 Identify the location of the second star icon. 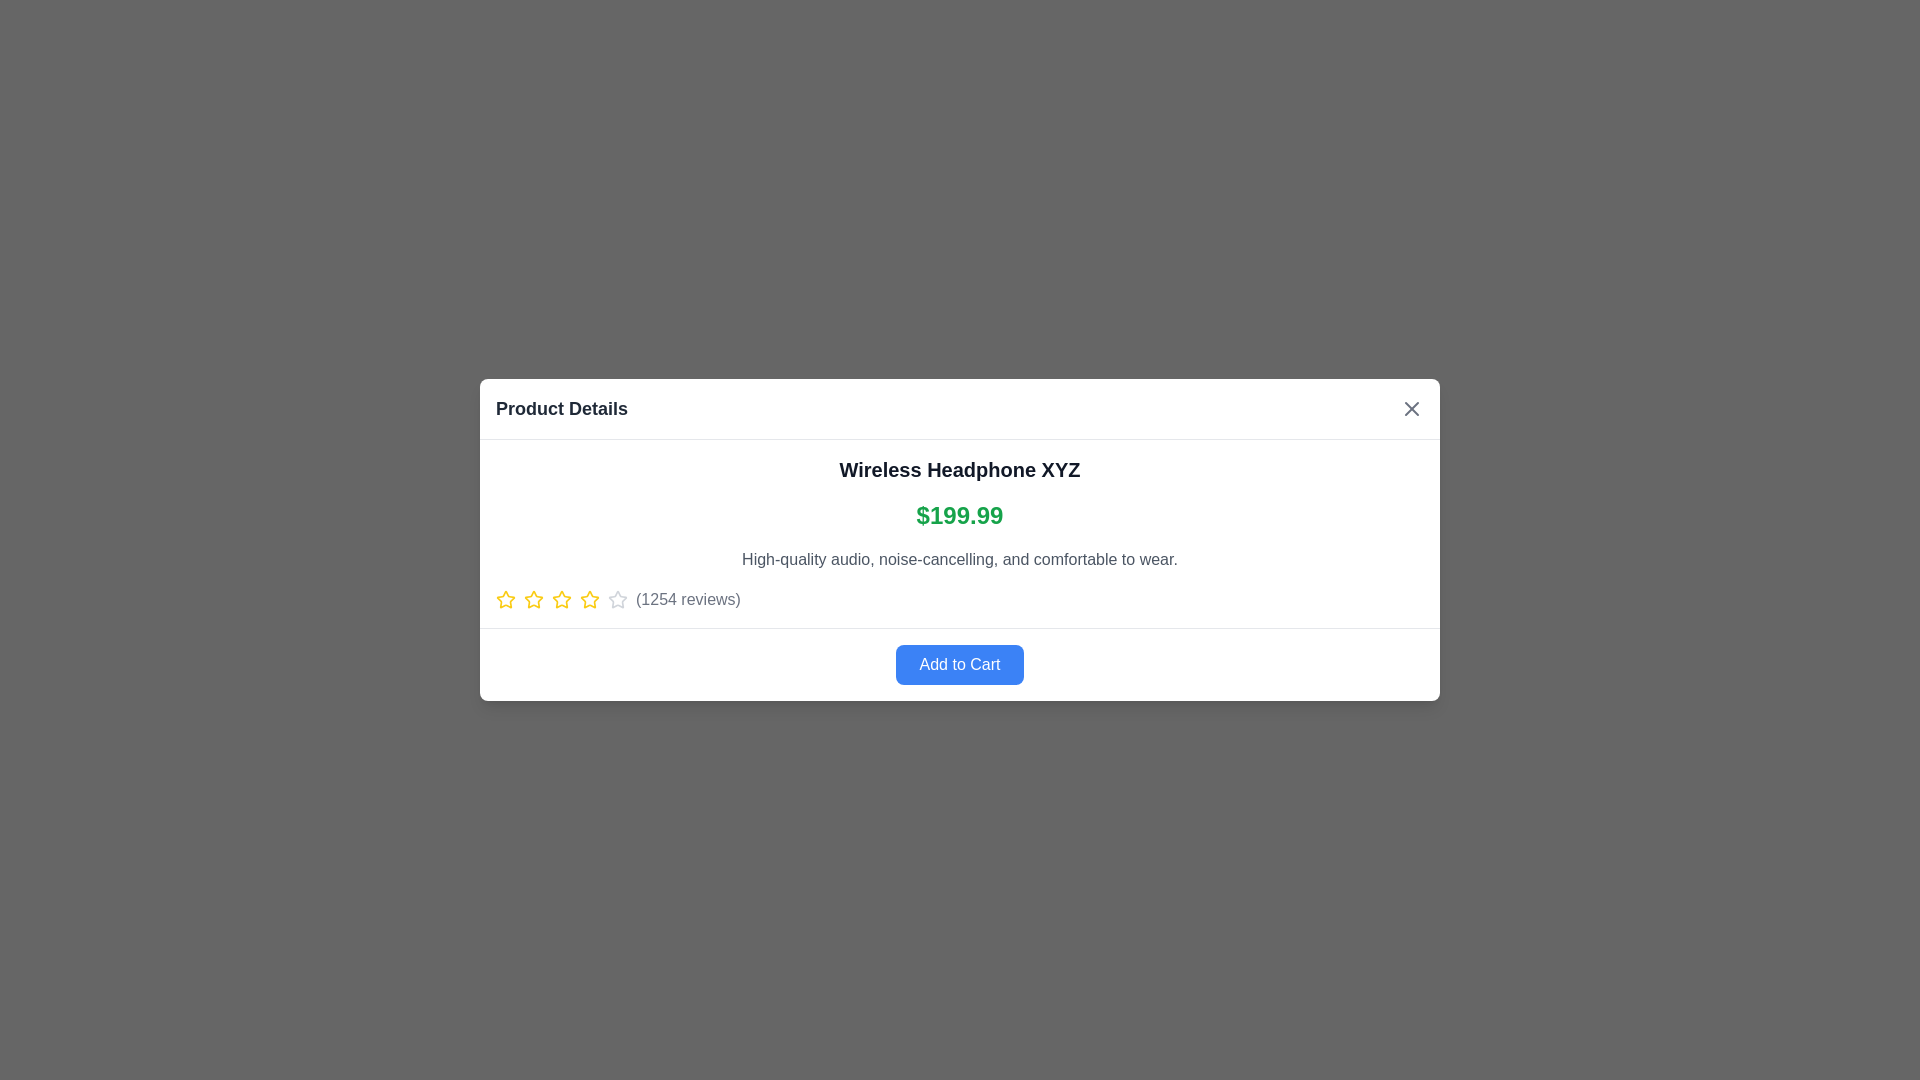
(533, 598).